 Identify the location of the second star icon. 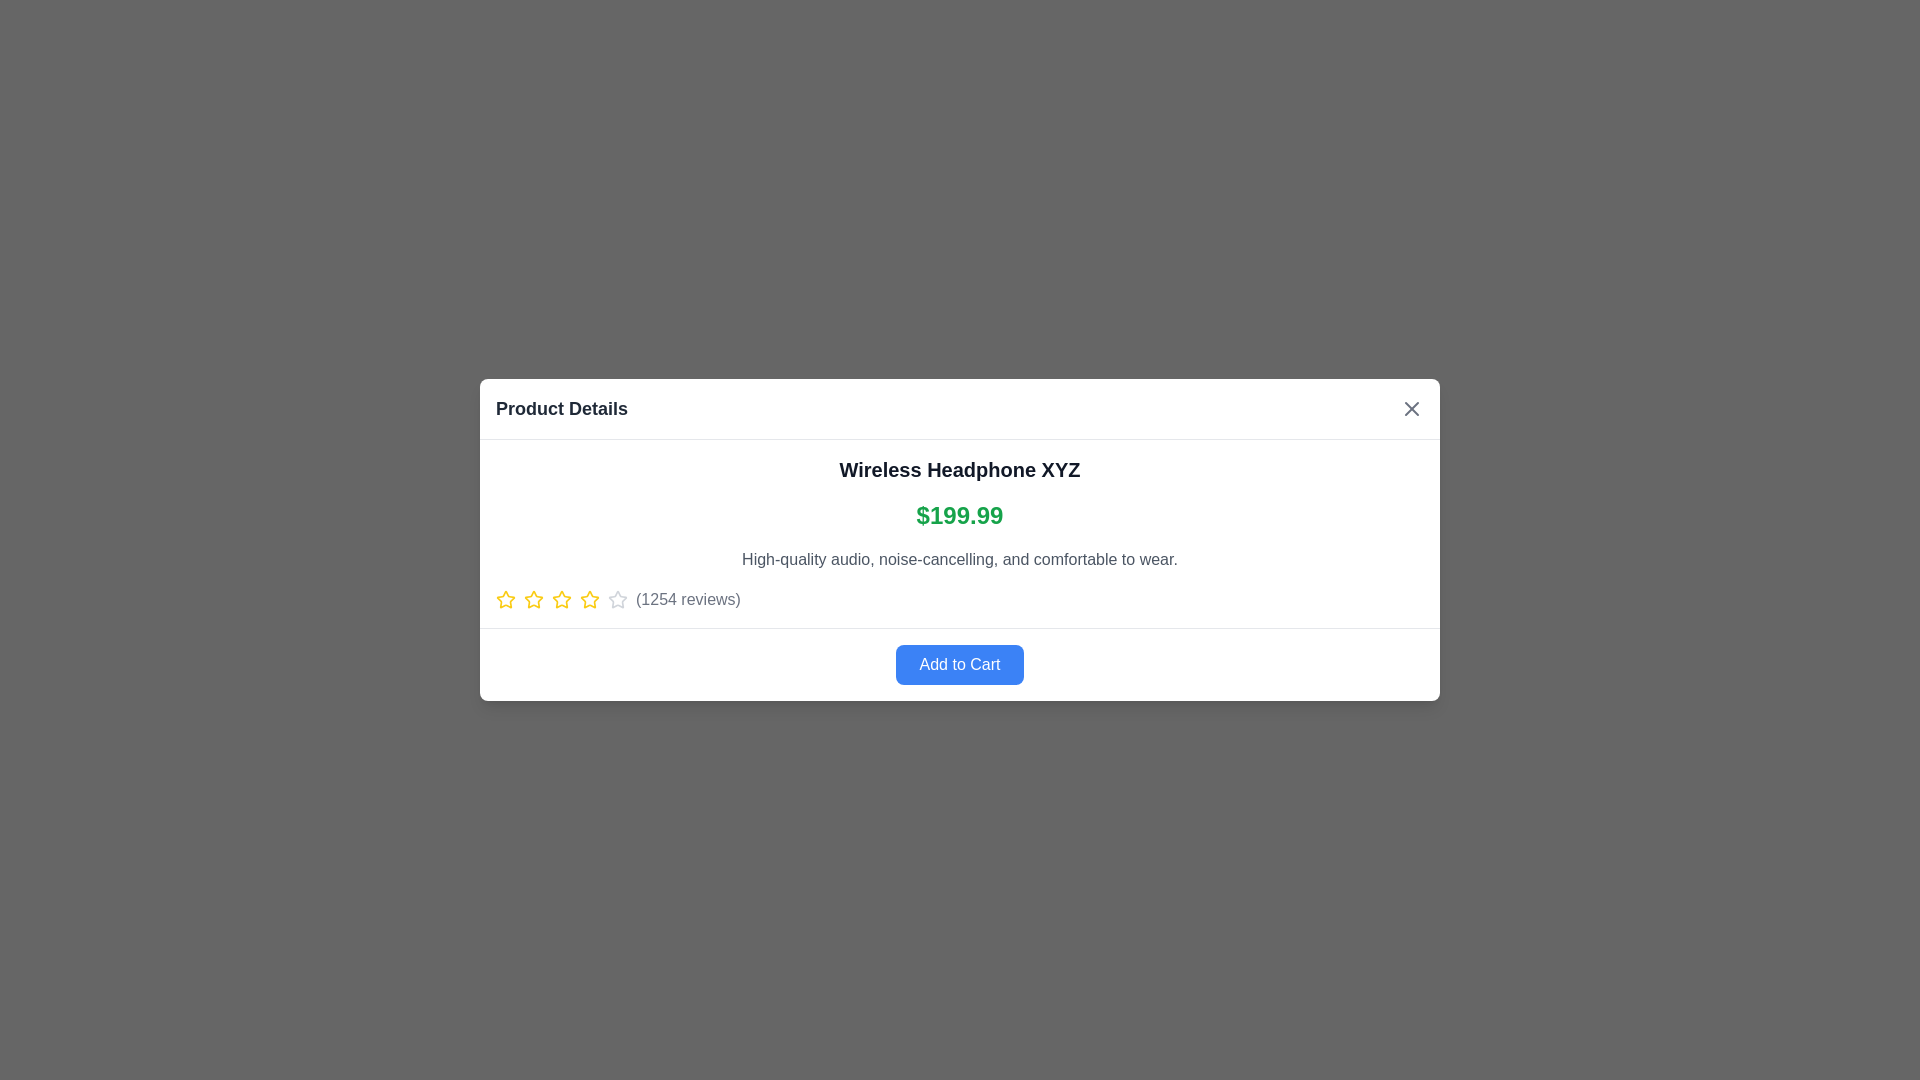
(533, 598).